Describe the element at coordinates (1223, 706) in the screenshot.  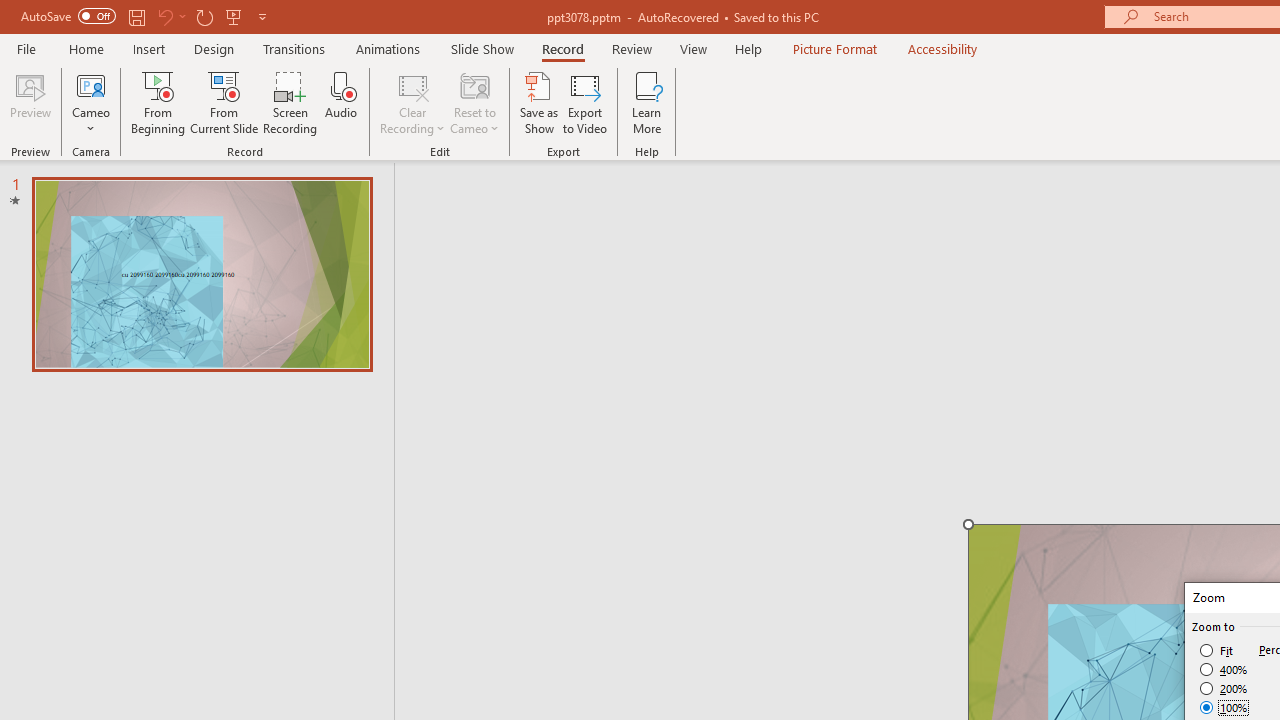
I see `'100%'` at that location.